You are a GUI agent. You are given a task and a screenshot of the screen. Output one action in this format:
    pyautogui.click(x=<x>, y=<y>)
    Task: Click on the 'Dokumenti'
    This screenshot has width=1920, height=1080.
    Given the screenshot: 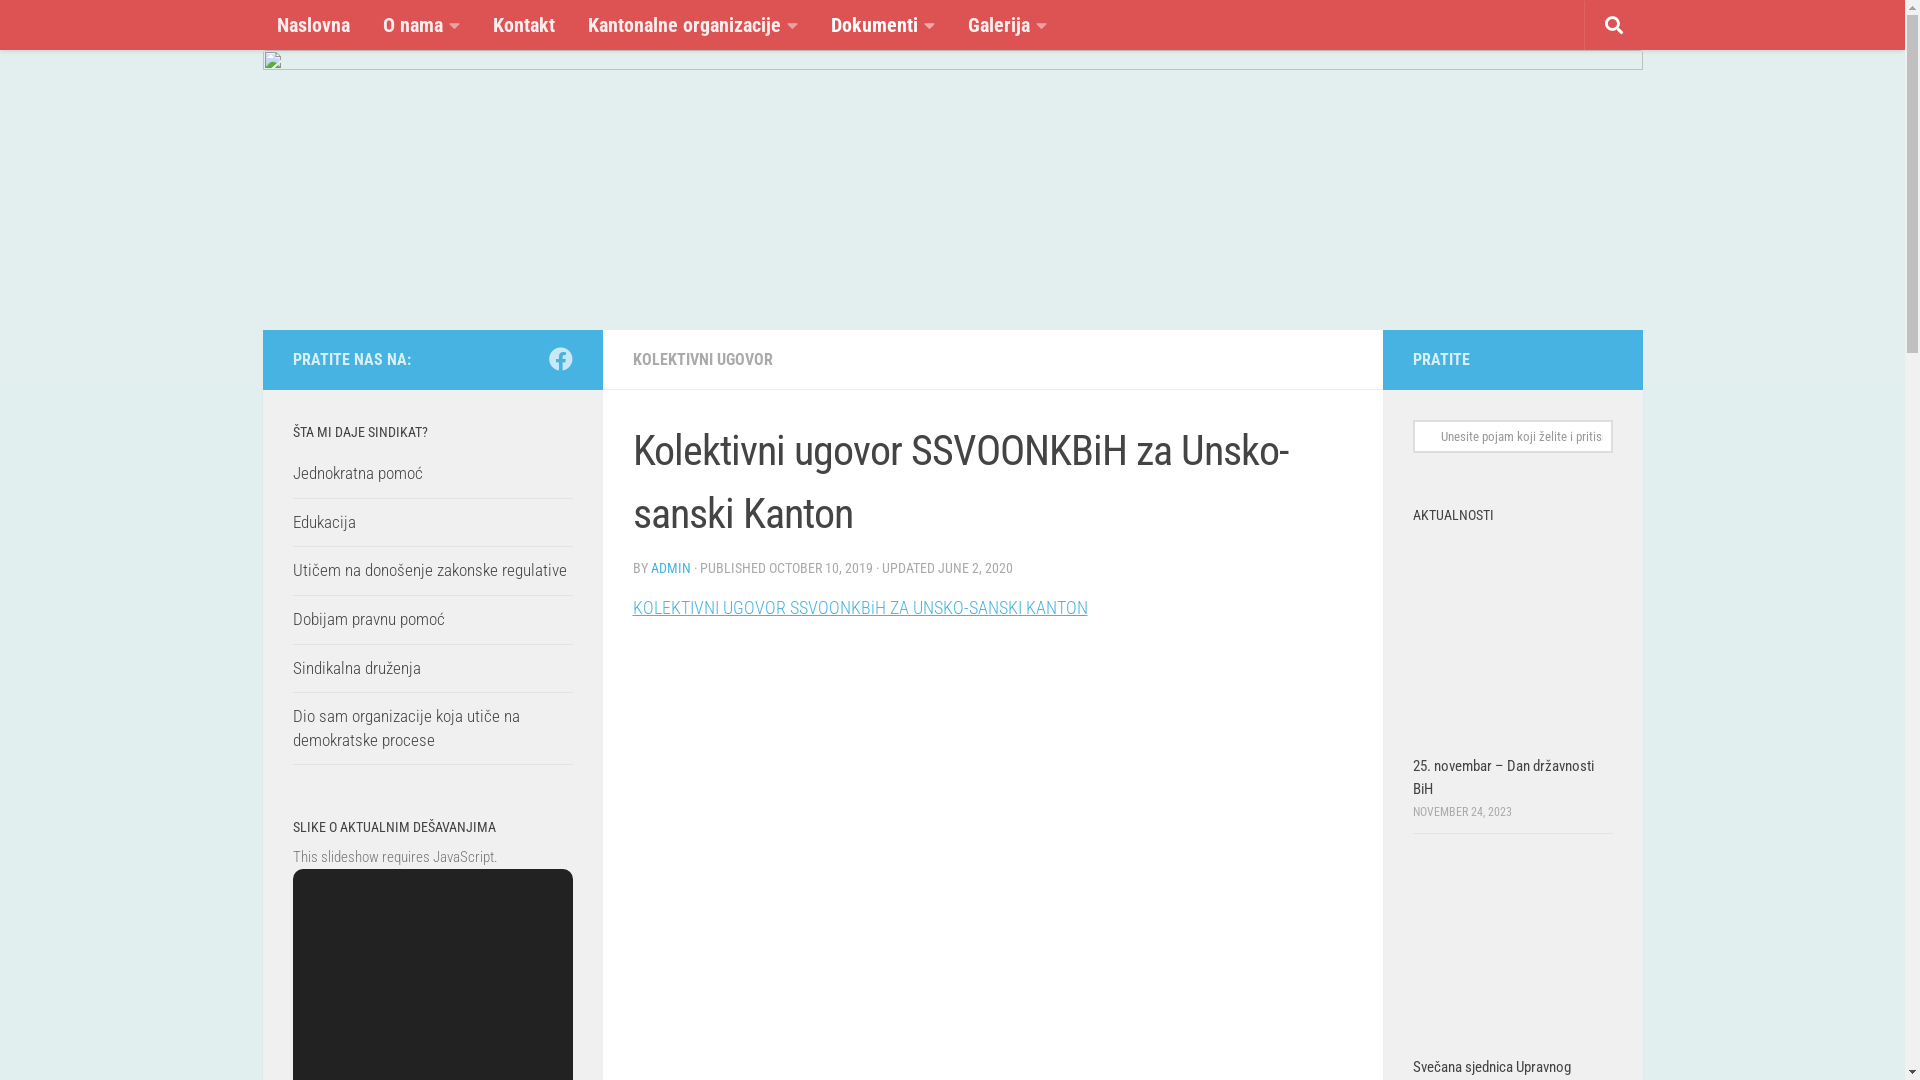 What is the action you would take?
    pyautogui.click(x=881, y=25)
    